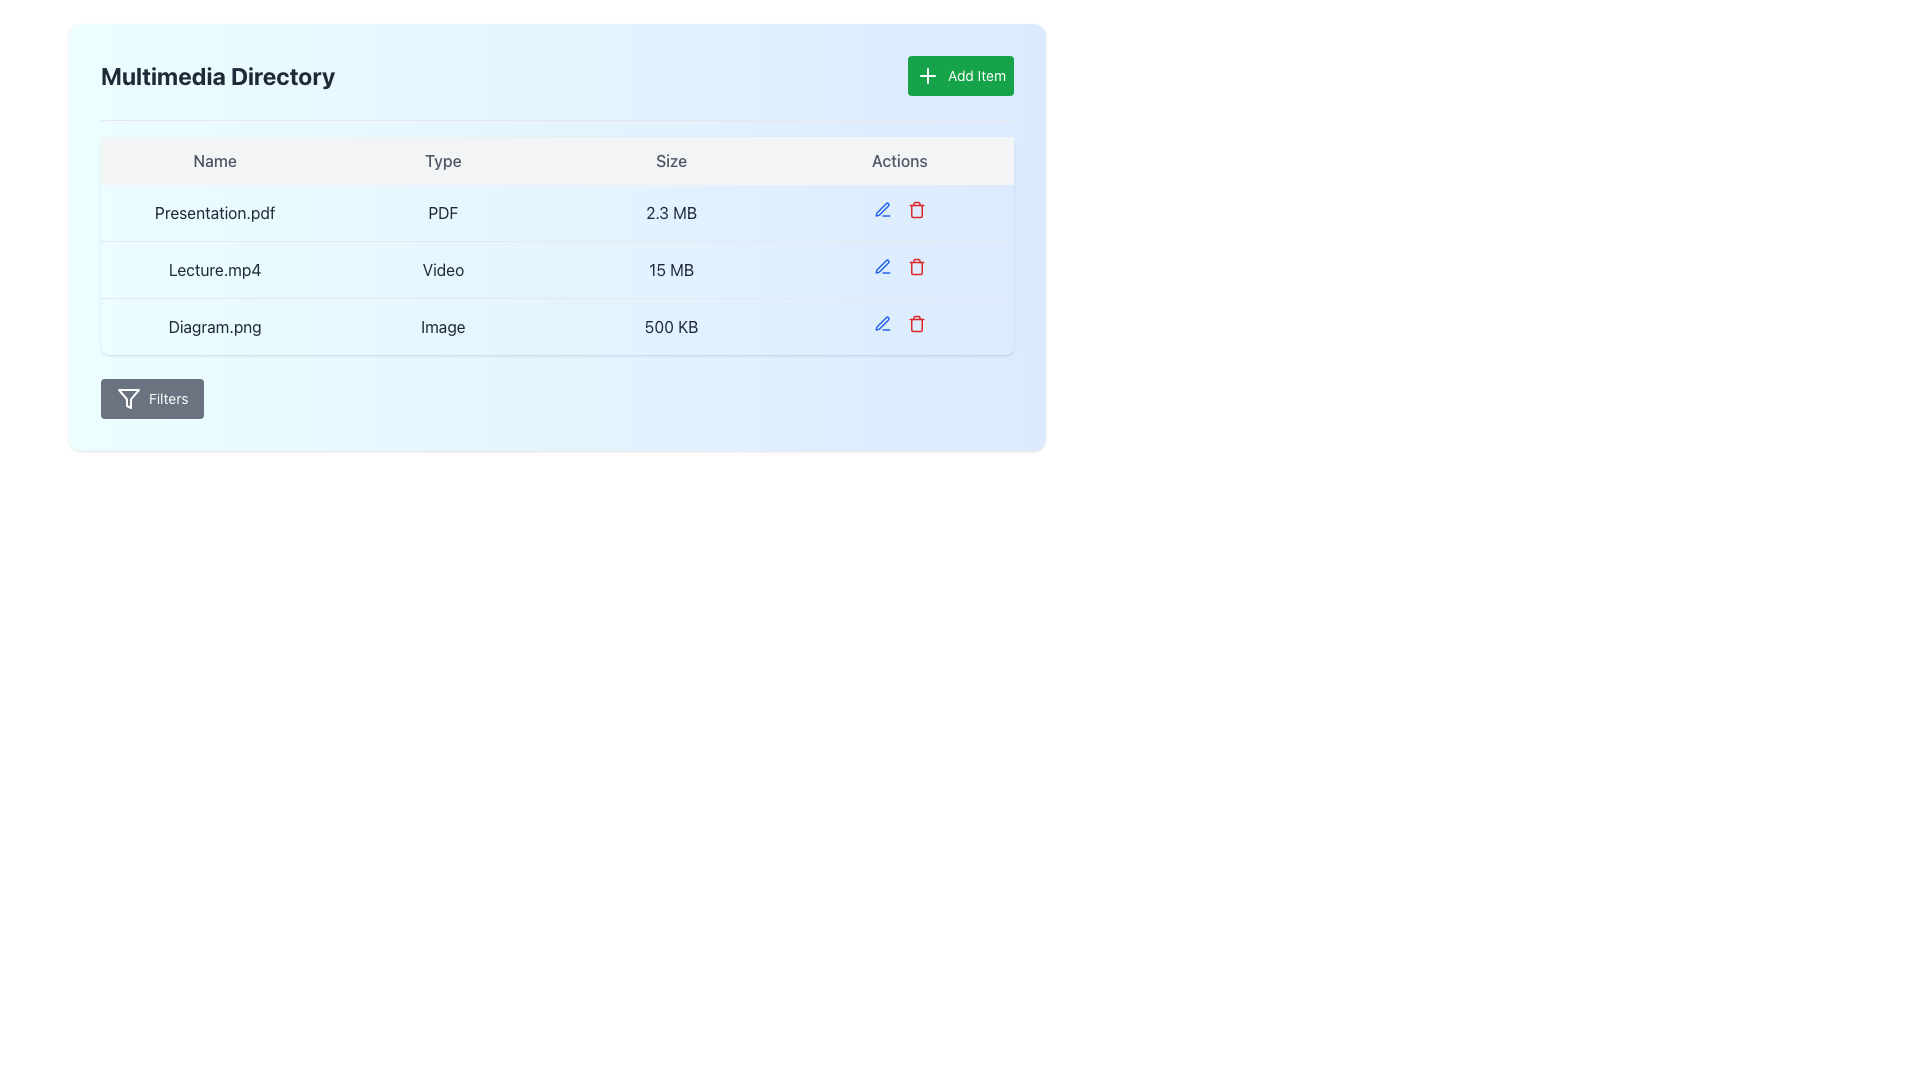  I want to click on the label for the file titled 'Presentation.pdf', so click(215, 212).